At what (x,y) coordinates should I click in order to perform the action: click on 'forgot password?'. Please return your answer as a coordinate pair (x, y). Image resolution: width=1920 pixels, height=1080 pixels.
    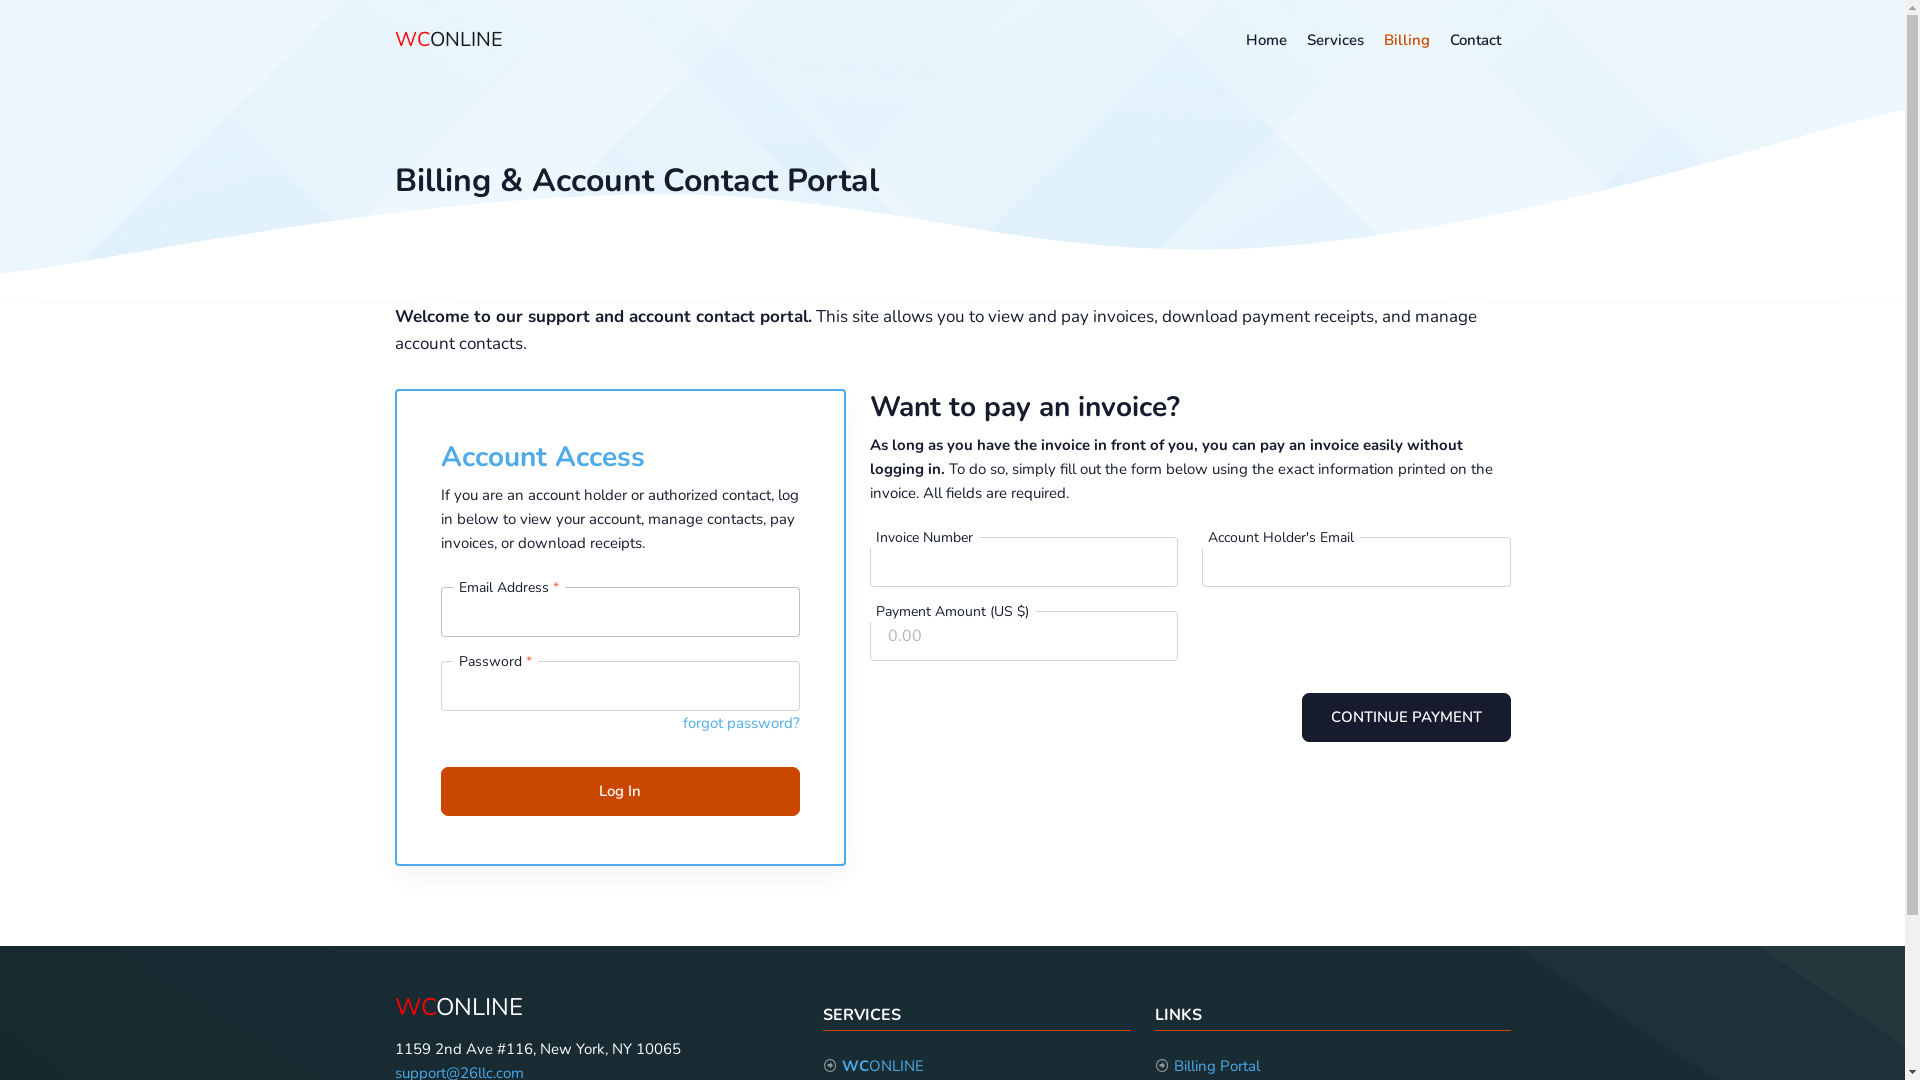
    Looking at the image, I should click on (681, 722).